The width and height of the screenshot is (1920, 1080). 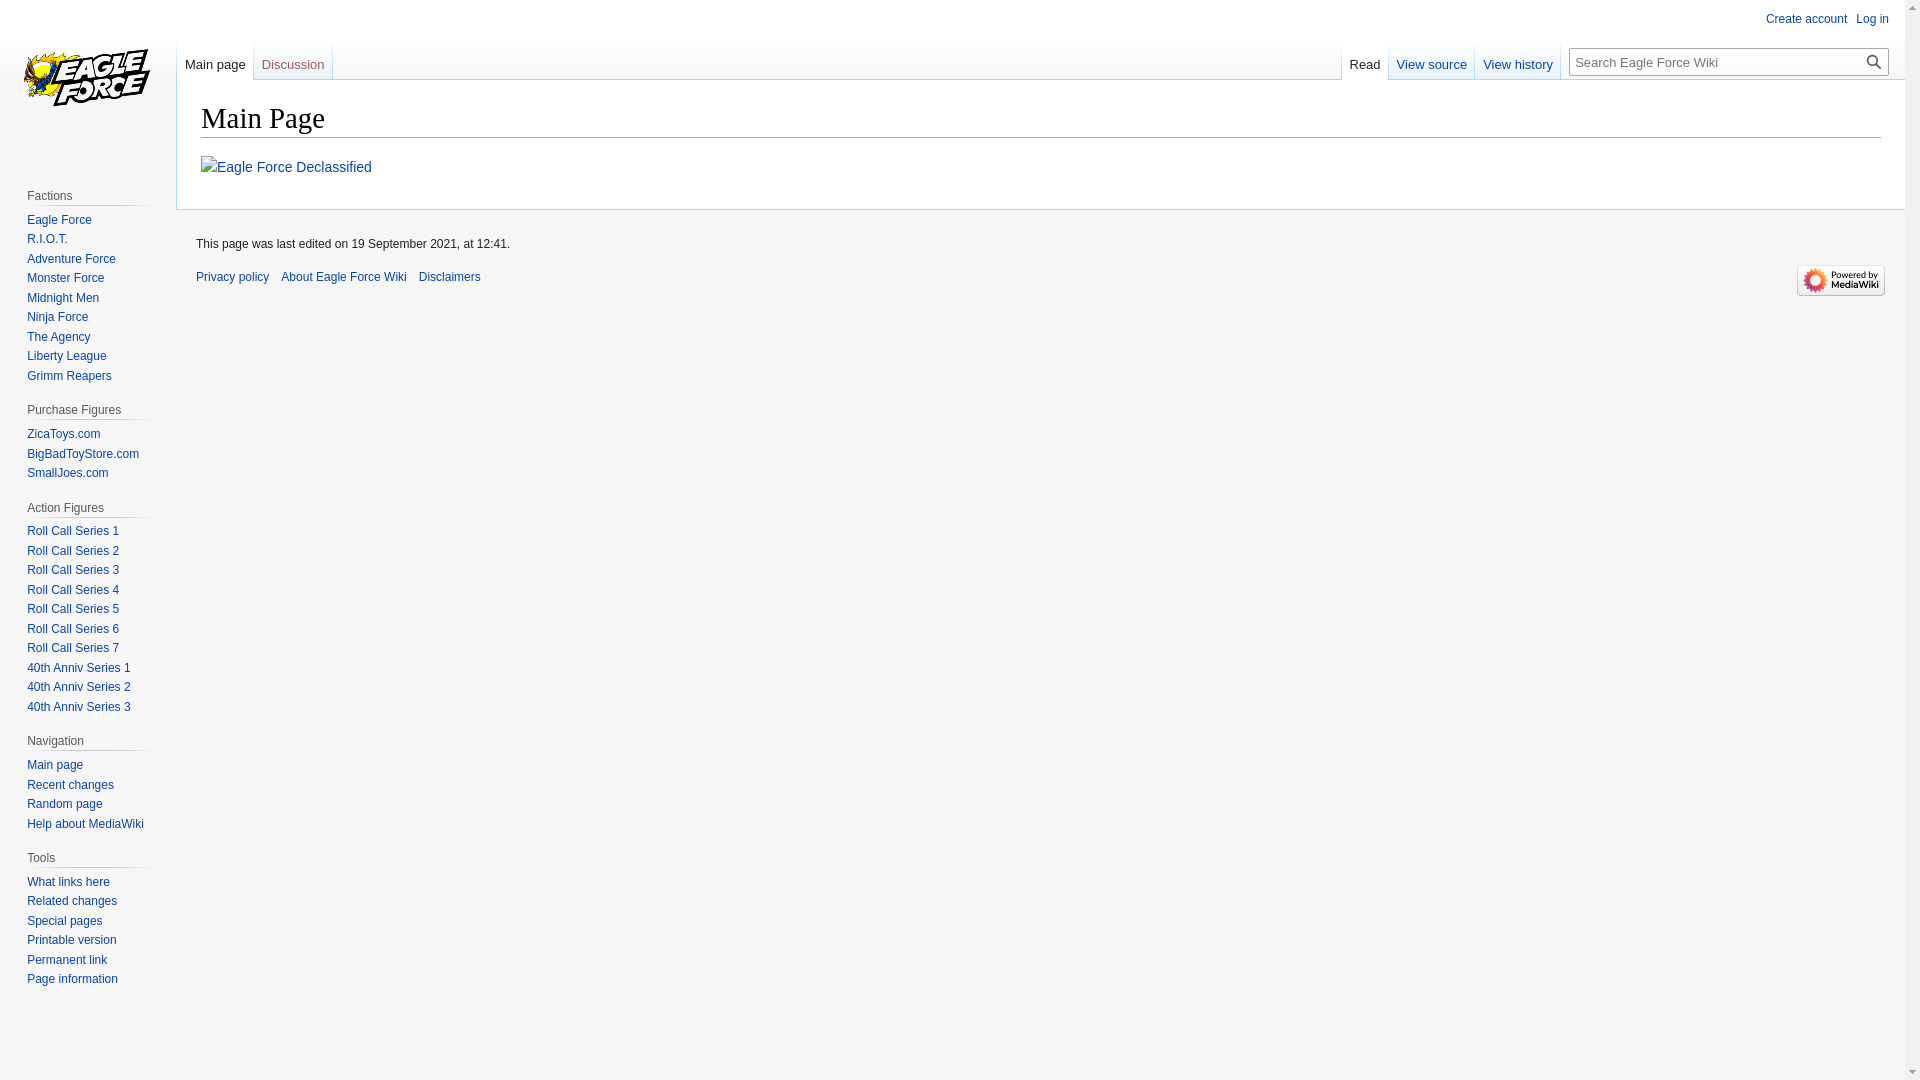 What do you see at coordinates (57, 315) in the screenshot?
I see `'Ninja Force'` at bounding box center [57, 315].